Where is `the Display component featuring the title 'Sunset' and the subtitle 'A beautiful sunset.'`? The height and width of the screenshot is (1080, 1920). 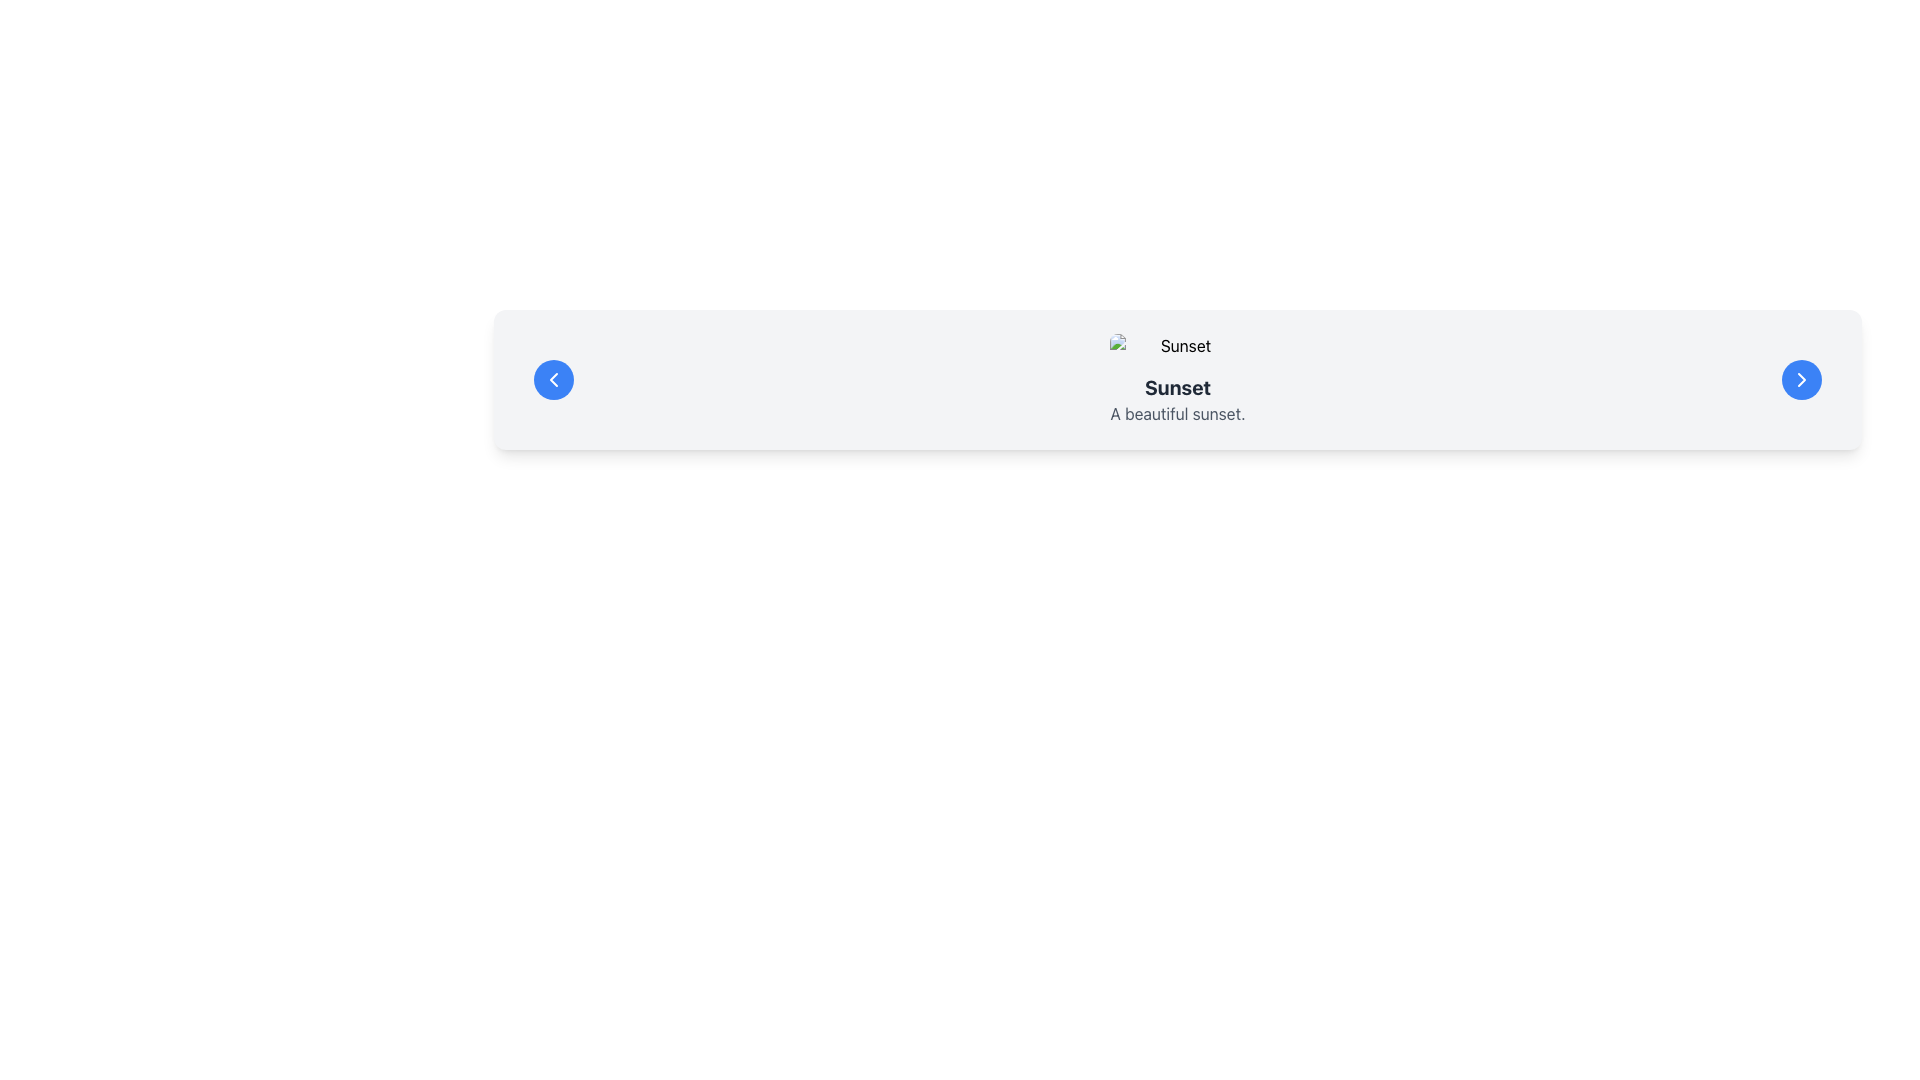 the Display component featuring the title 'Sunset' and the subtitle 'A beautiful sunset.' is located at coordinates (1177, 380).